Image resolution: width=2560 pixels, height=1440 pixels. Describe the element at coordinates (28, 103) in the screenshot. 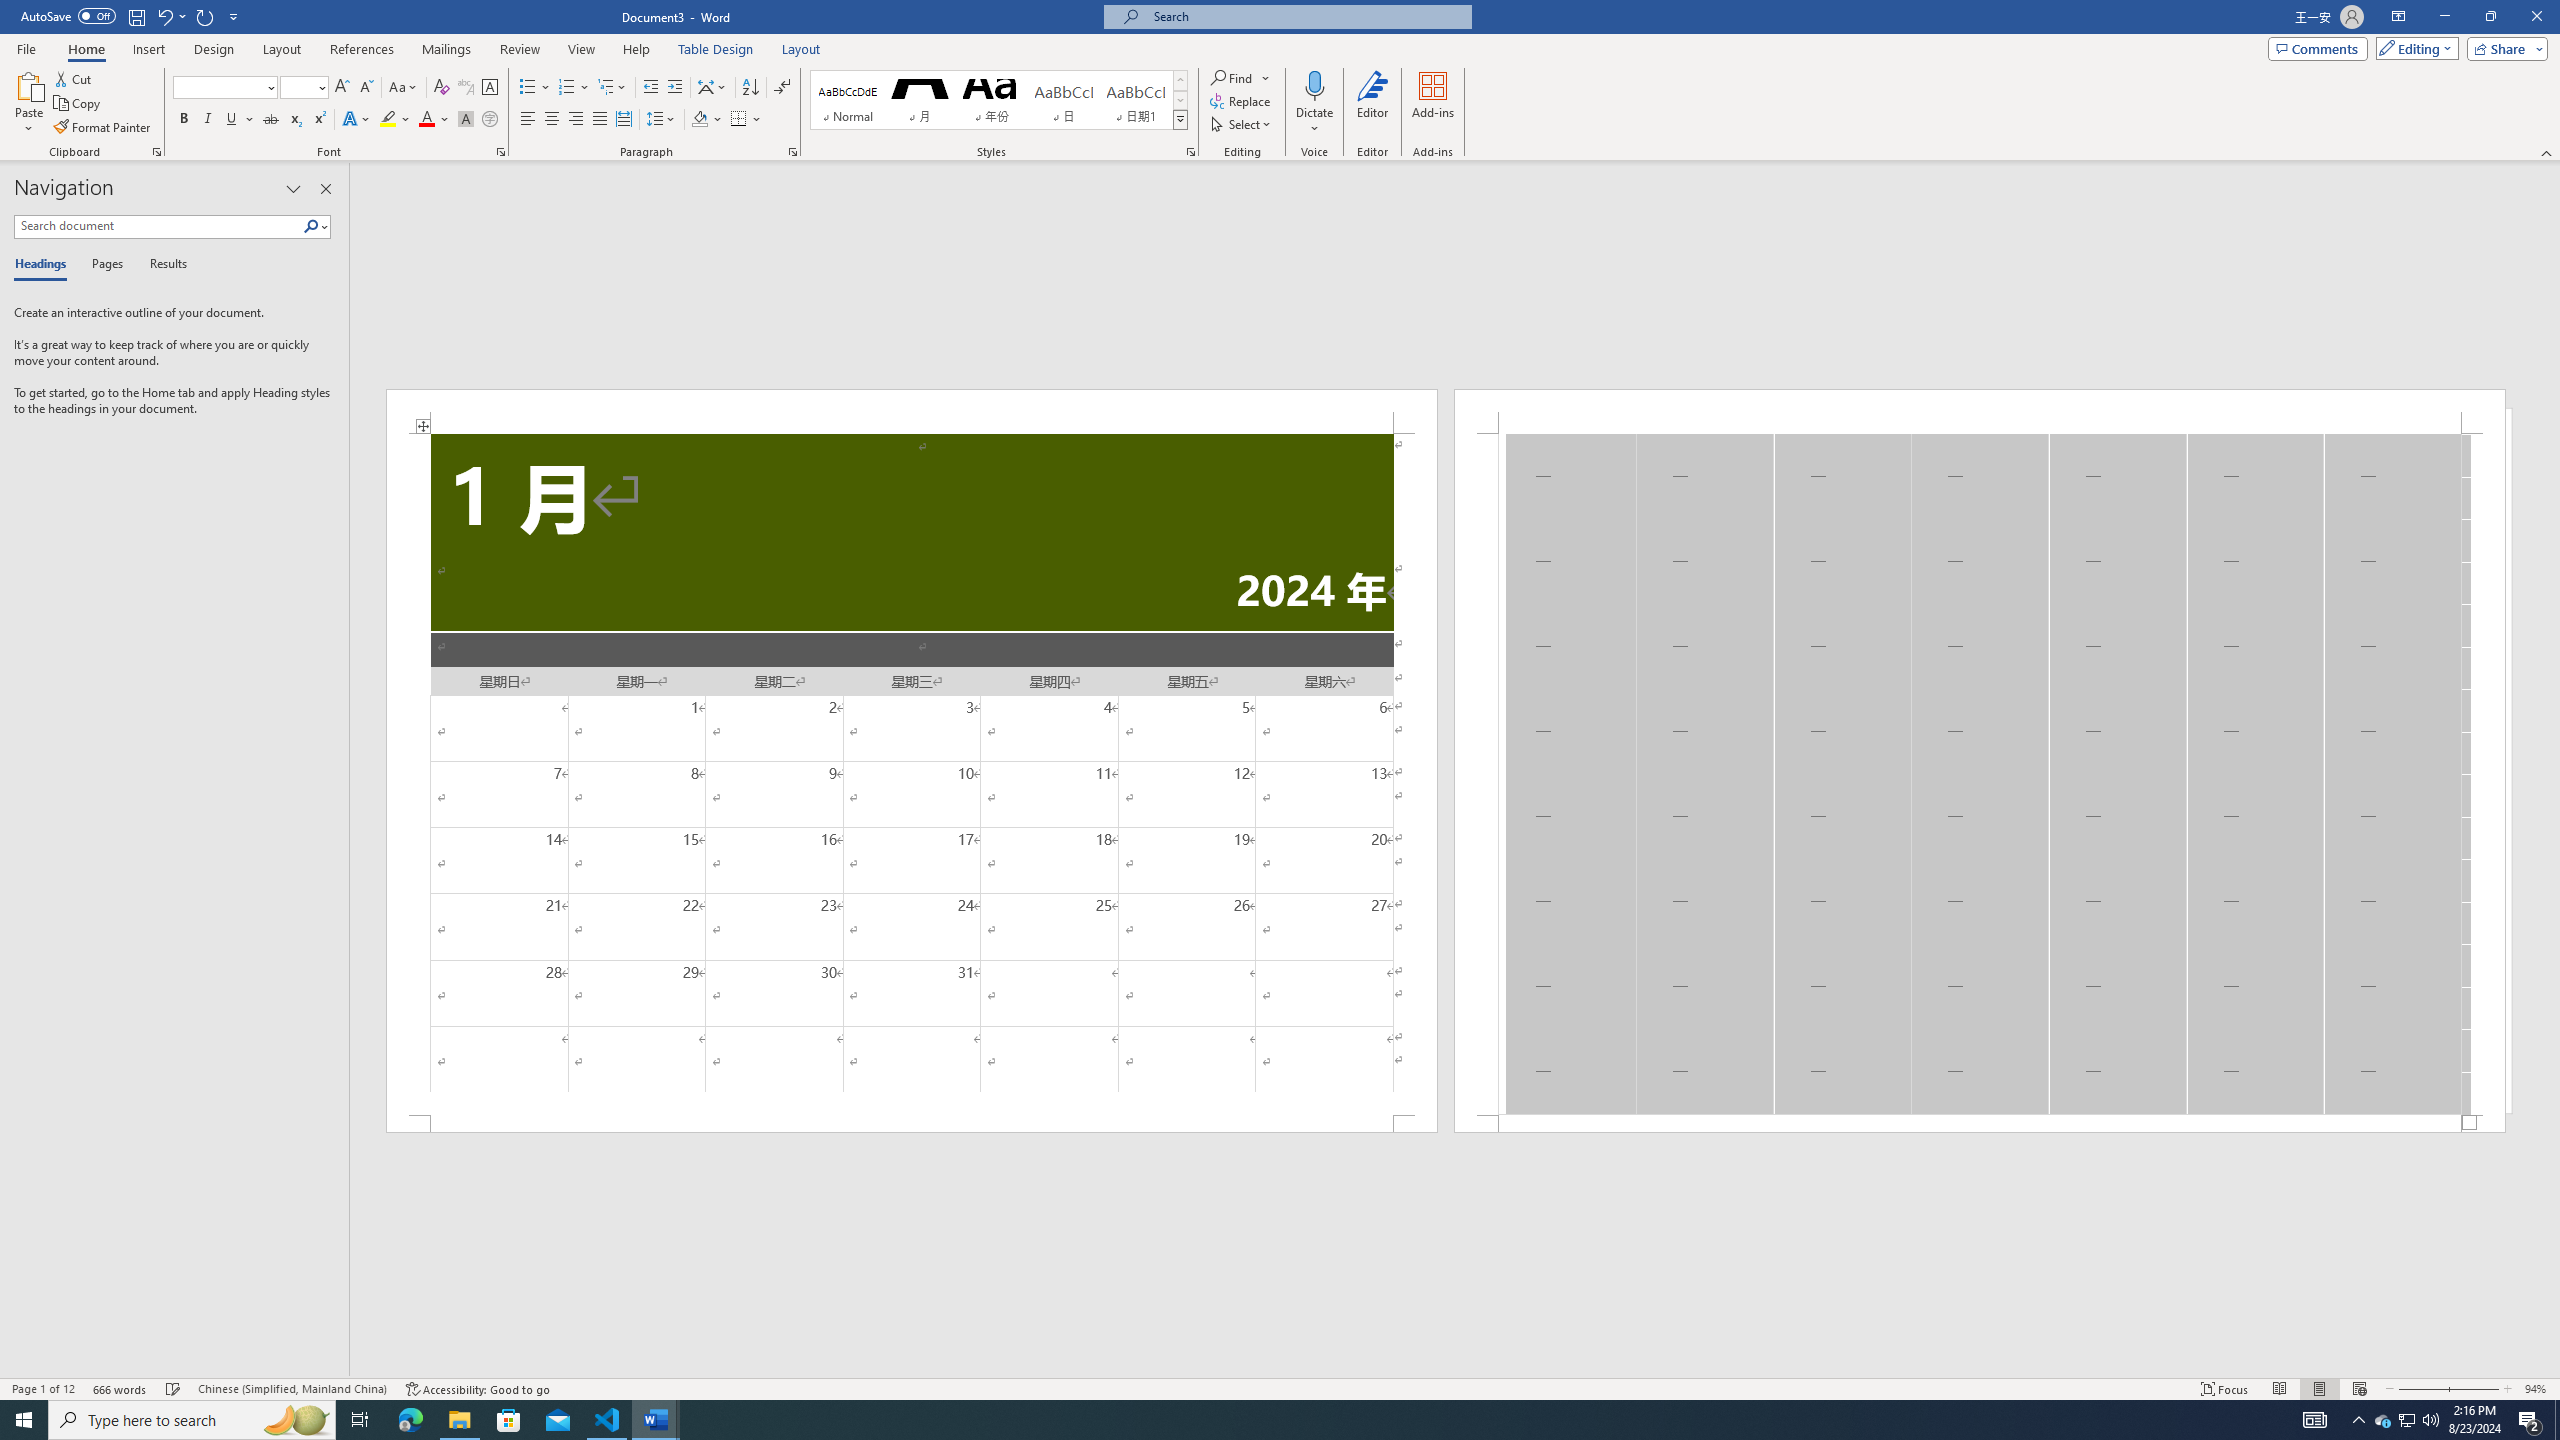

I see `'Paste'` at that location.